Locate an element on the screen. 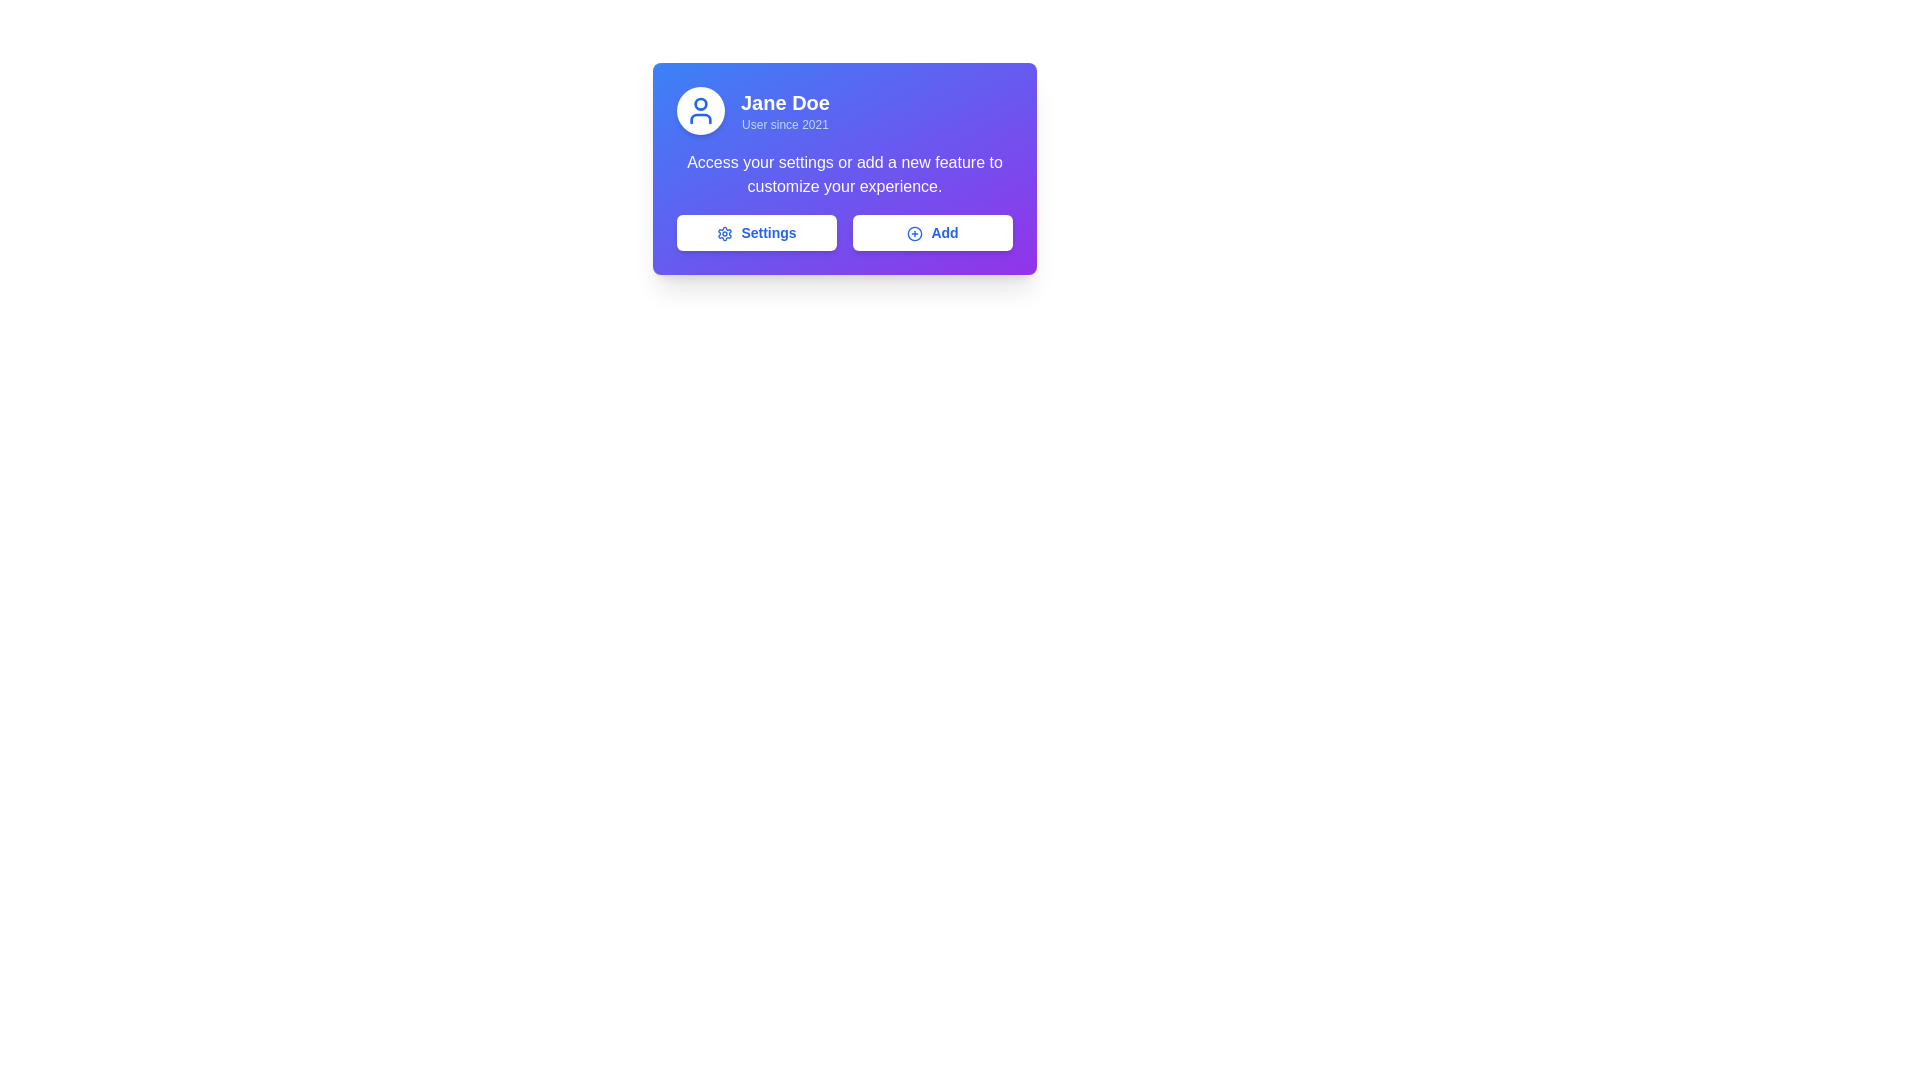  the circular gear icon located at the leftmost part of the 'Settings' button, which signifies a settings function is located at coordinates (724, 233).